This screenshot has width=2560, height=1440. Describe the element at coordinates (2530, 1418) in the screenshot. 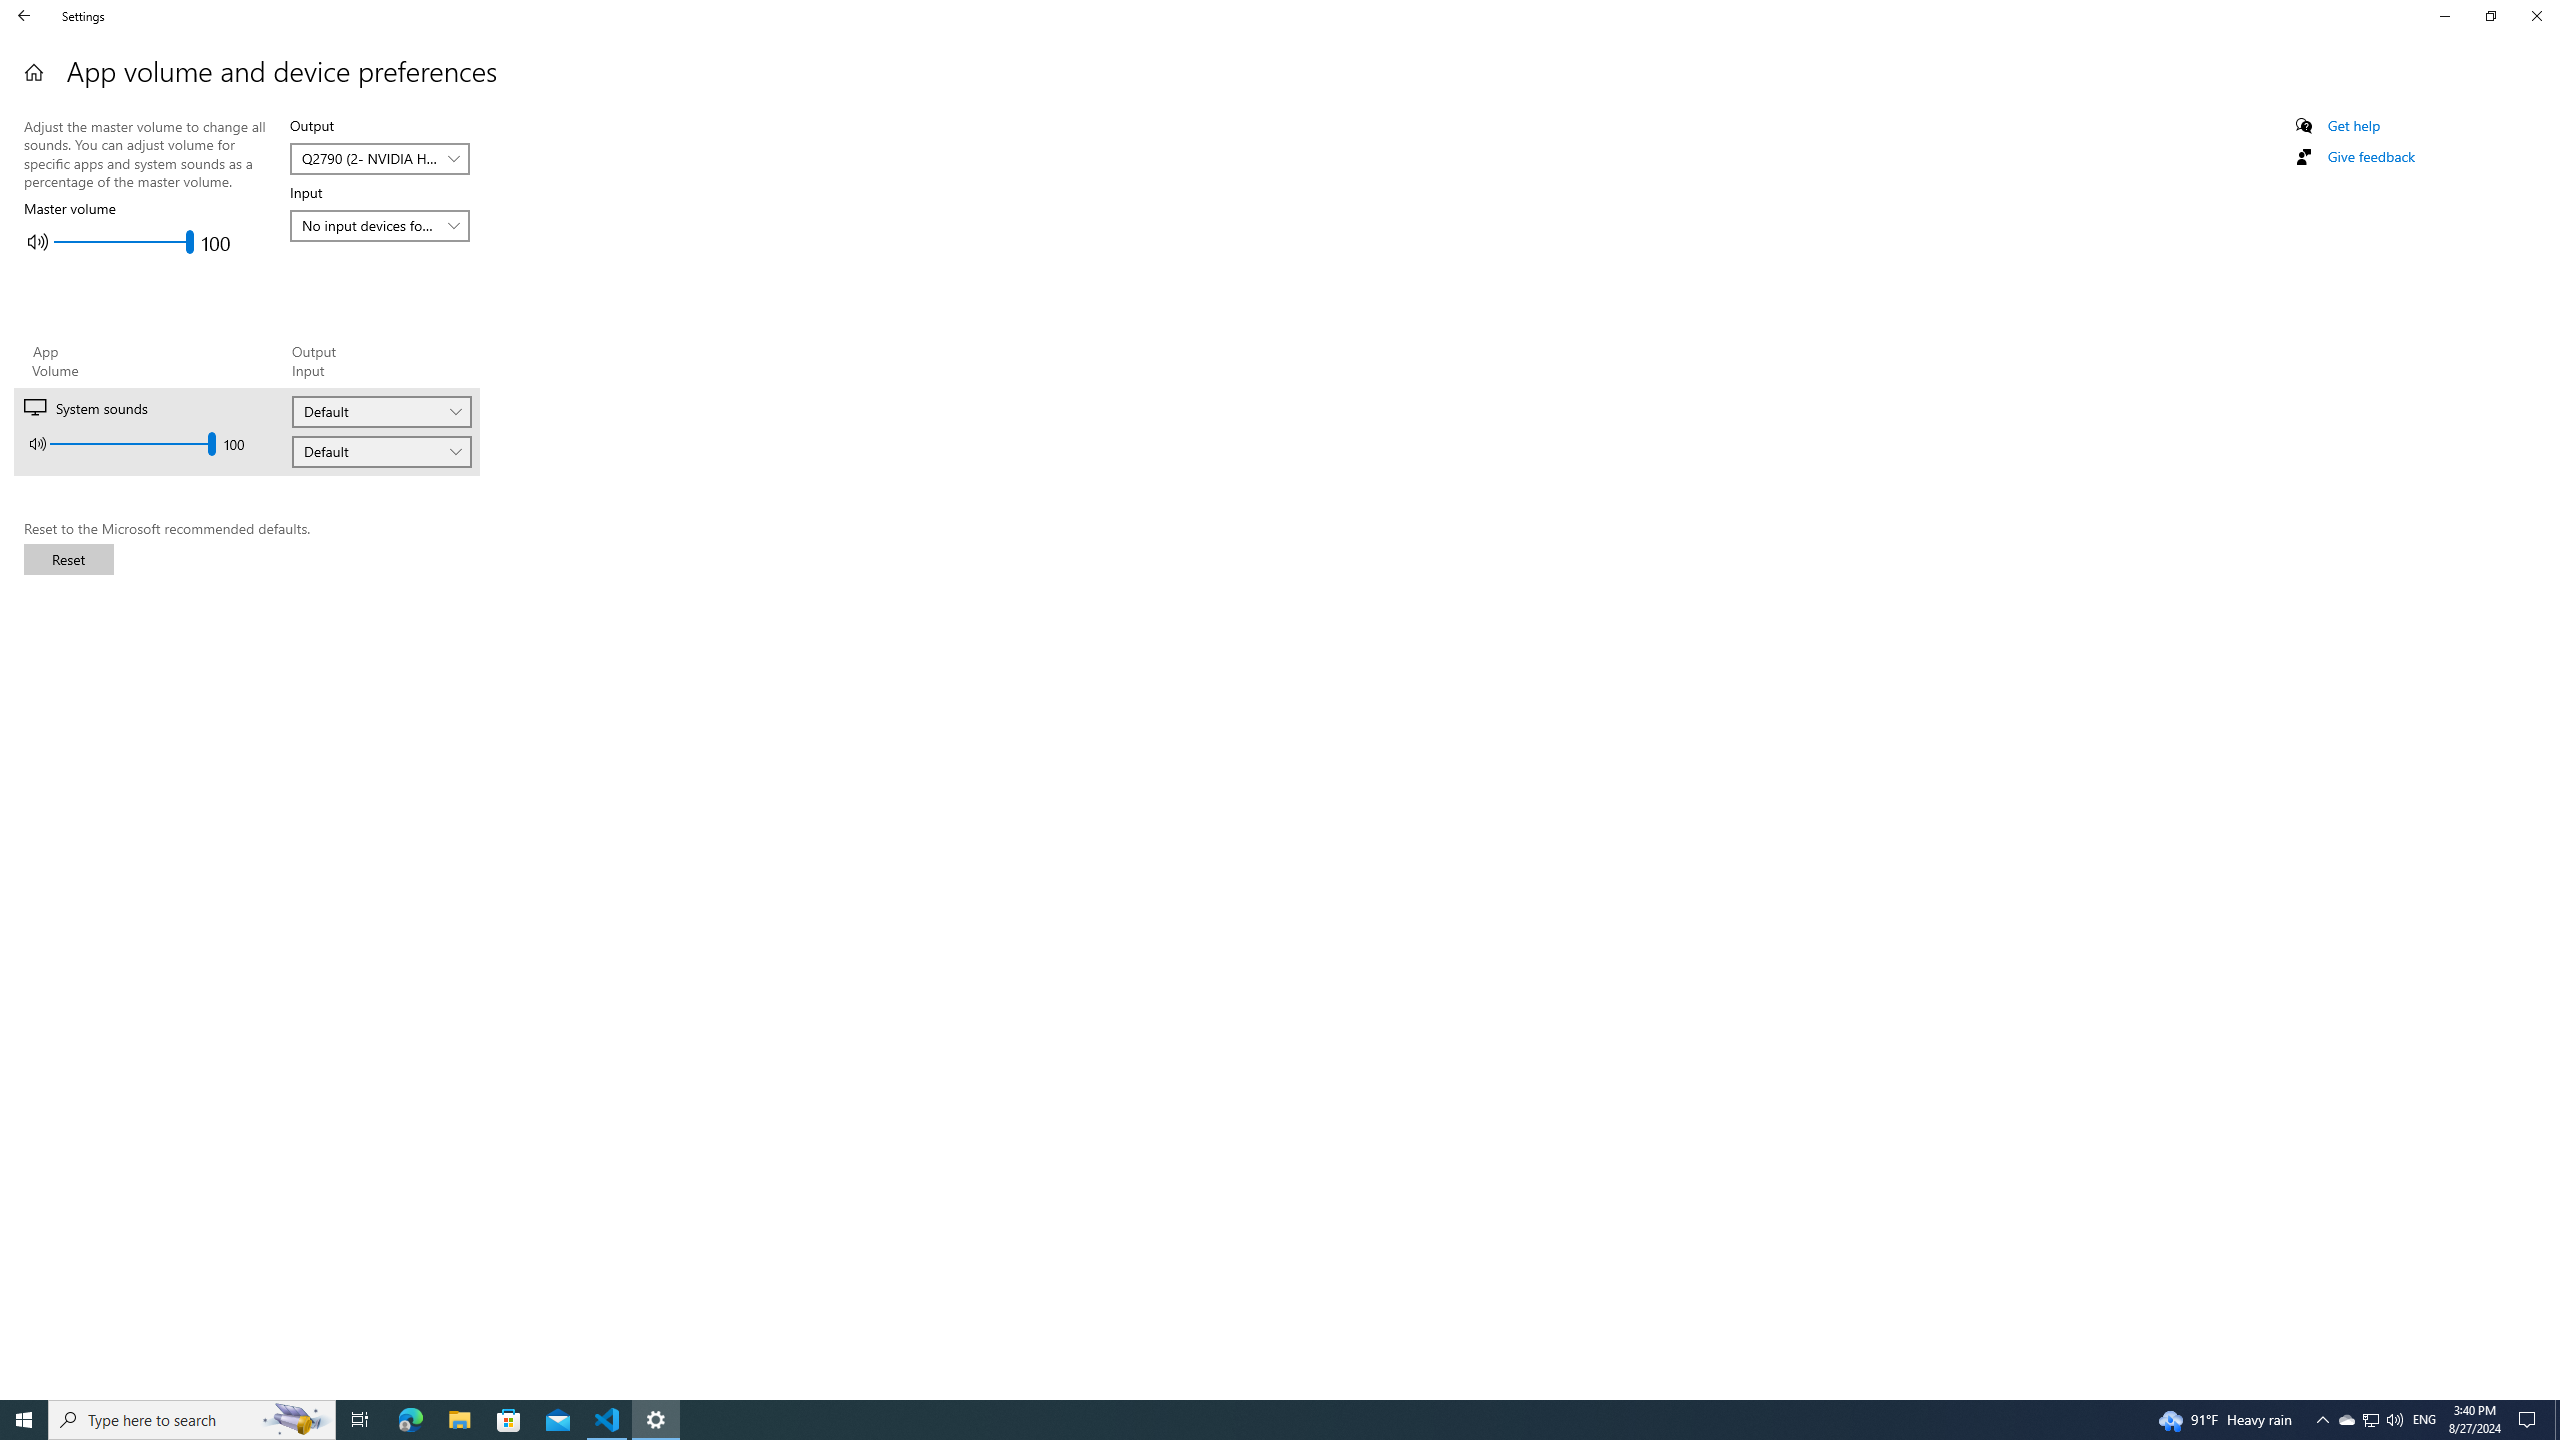

I see `'Action Center, No new notifications'` at that location.